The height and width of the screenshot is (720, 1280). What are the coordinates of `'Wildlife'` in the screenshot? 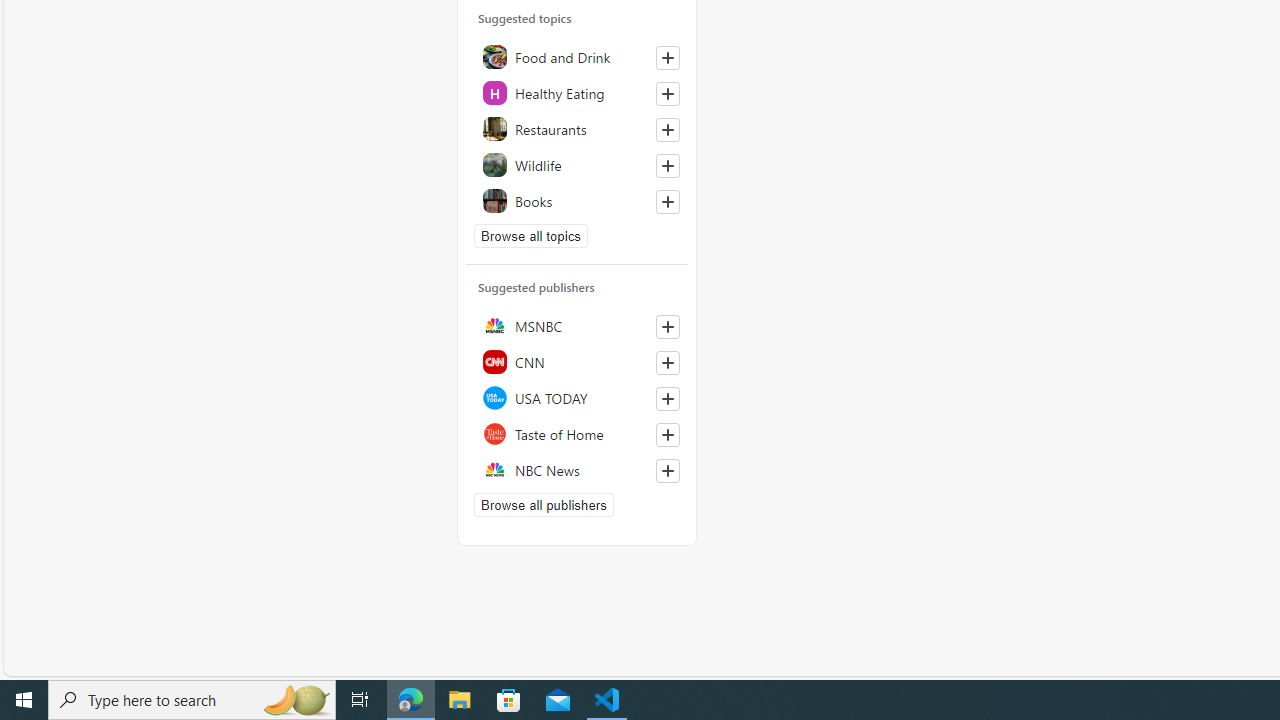 It's located at (576, 164).